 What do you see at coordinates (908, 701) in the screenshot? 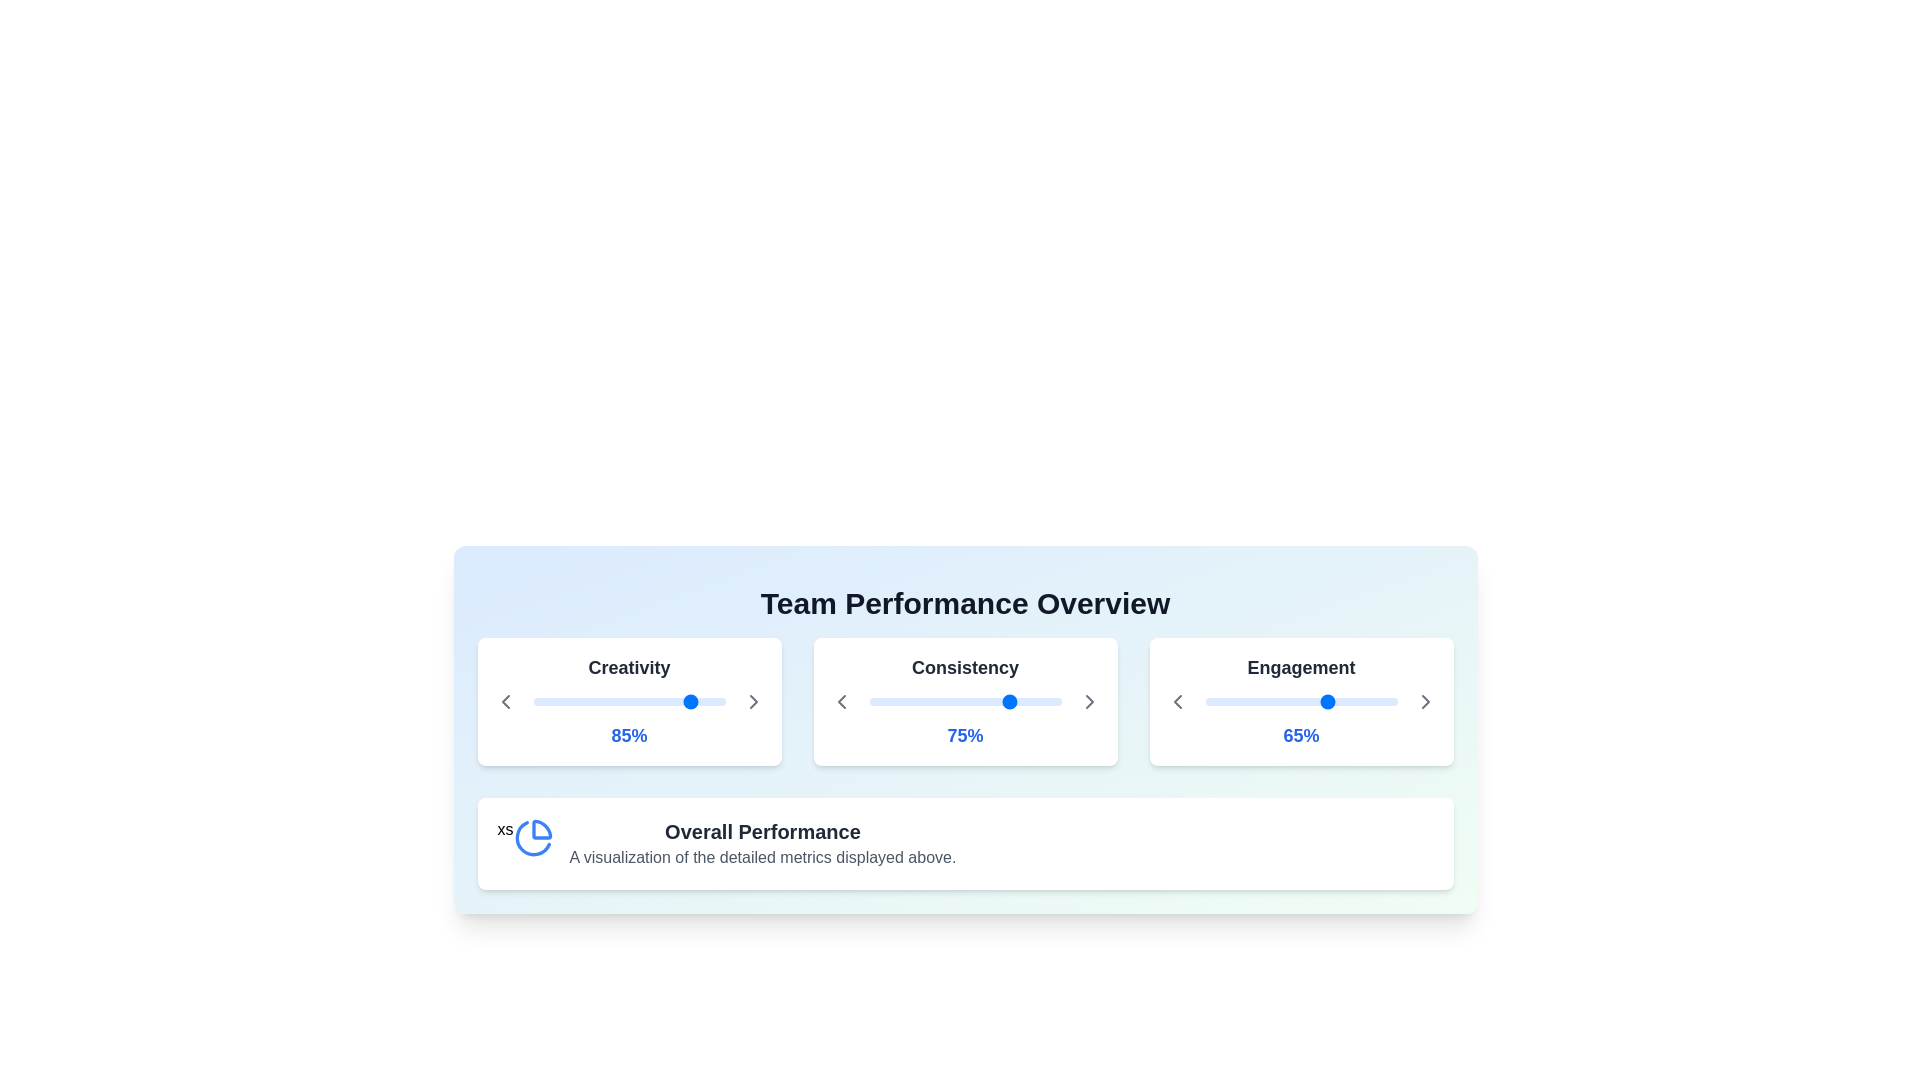
I see `the consistency score` at bounding box center [908, 701].